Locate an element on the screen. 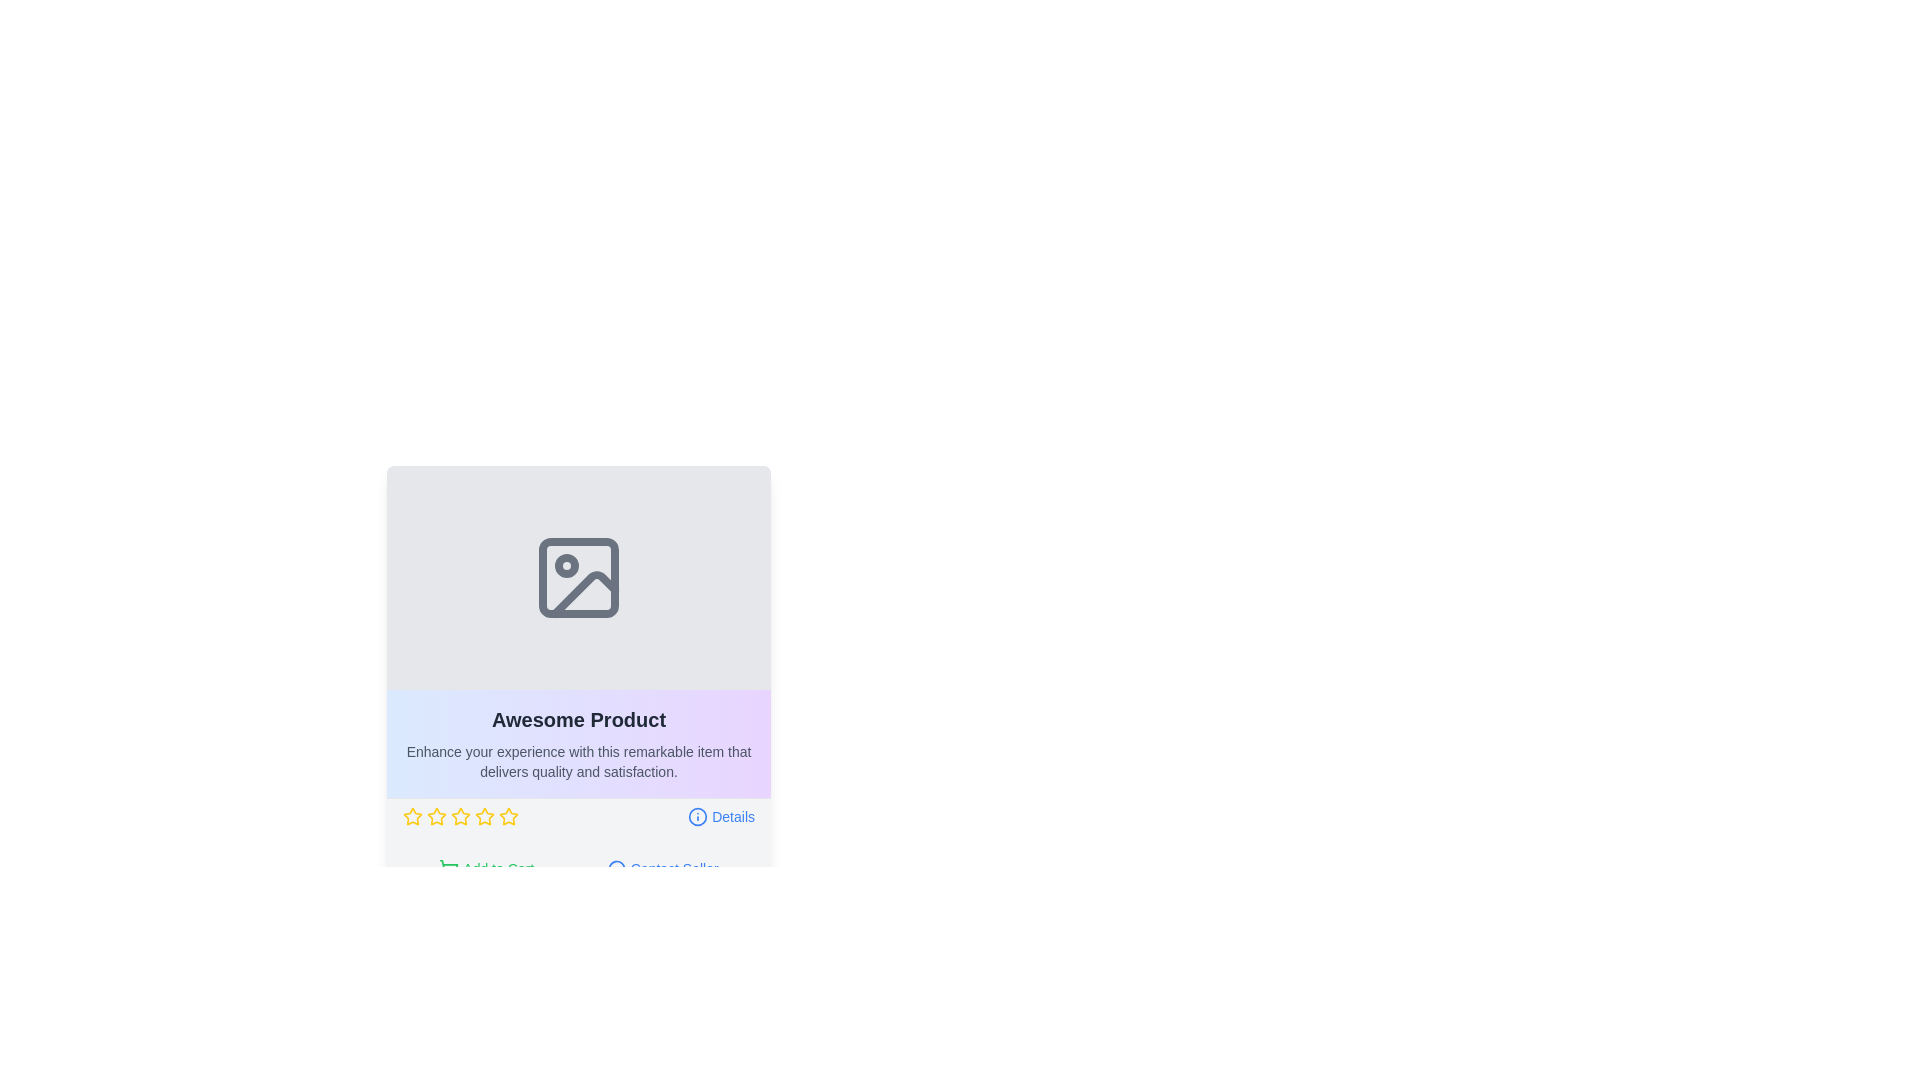 This screenshot has width=1920, height=1080. the first yellow star icon in a row of five stars is located at coordinates (411, 816).